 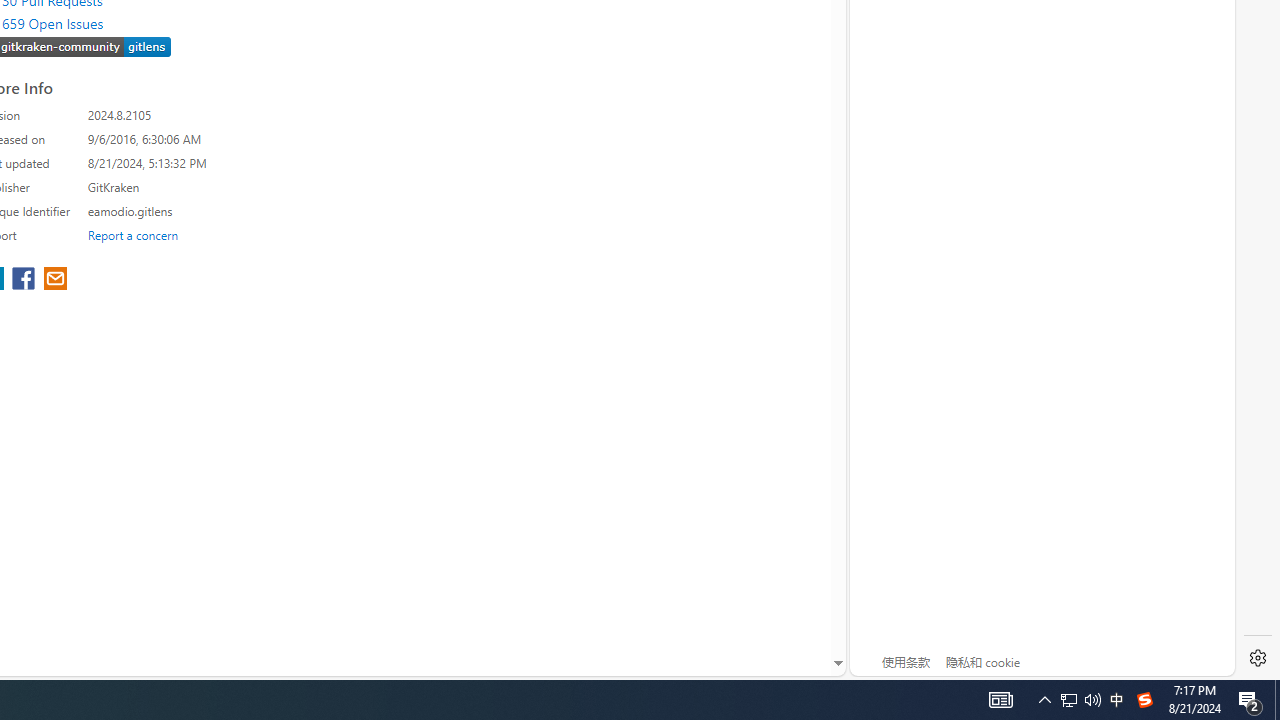 What do you see at coordinates (1250, 698) in the screenshot?
I see `'Show desktop'` at bounding box center [1250, 698].